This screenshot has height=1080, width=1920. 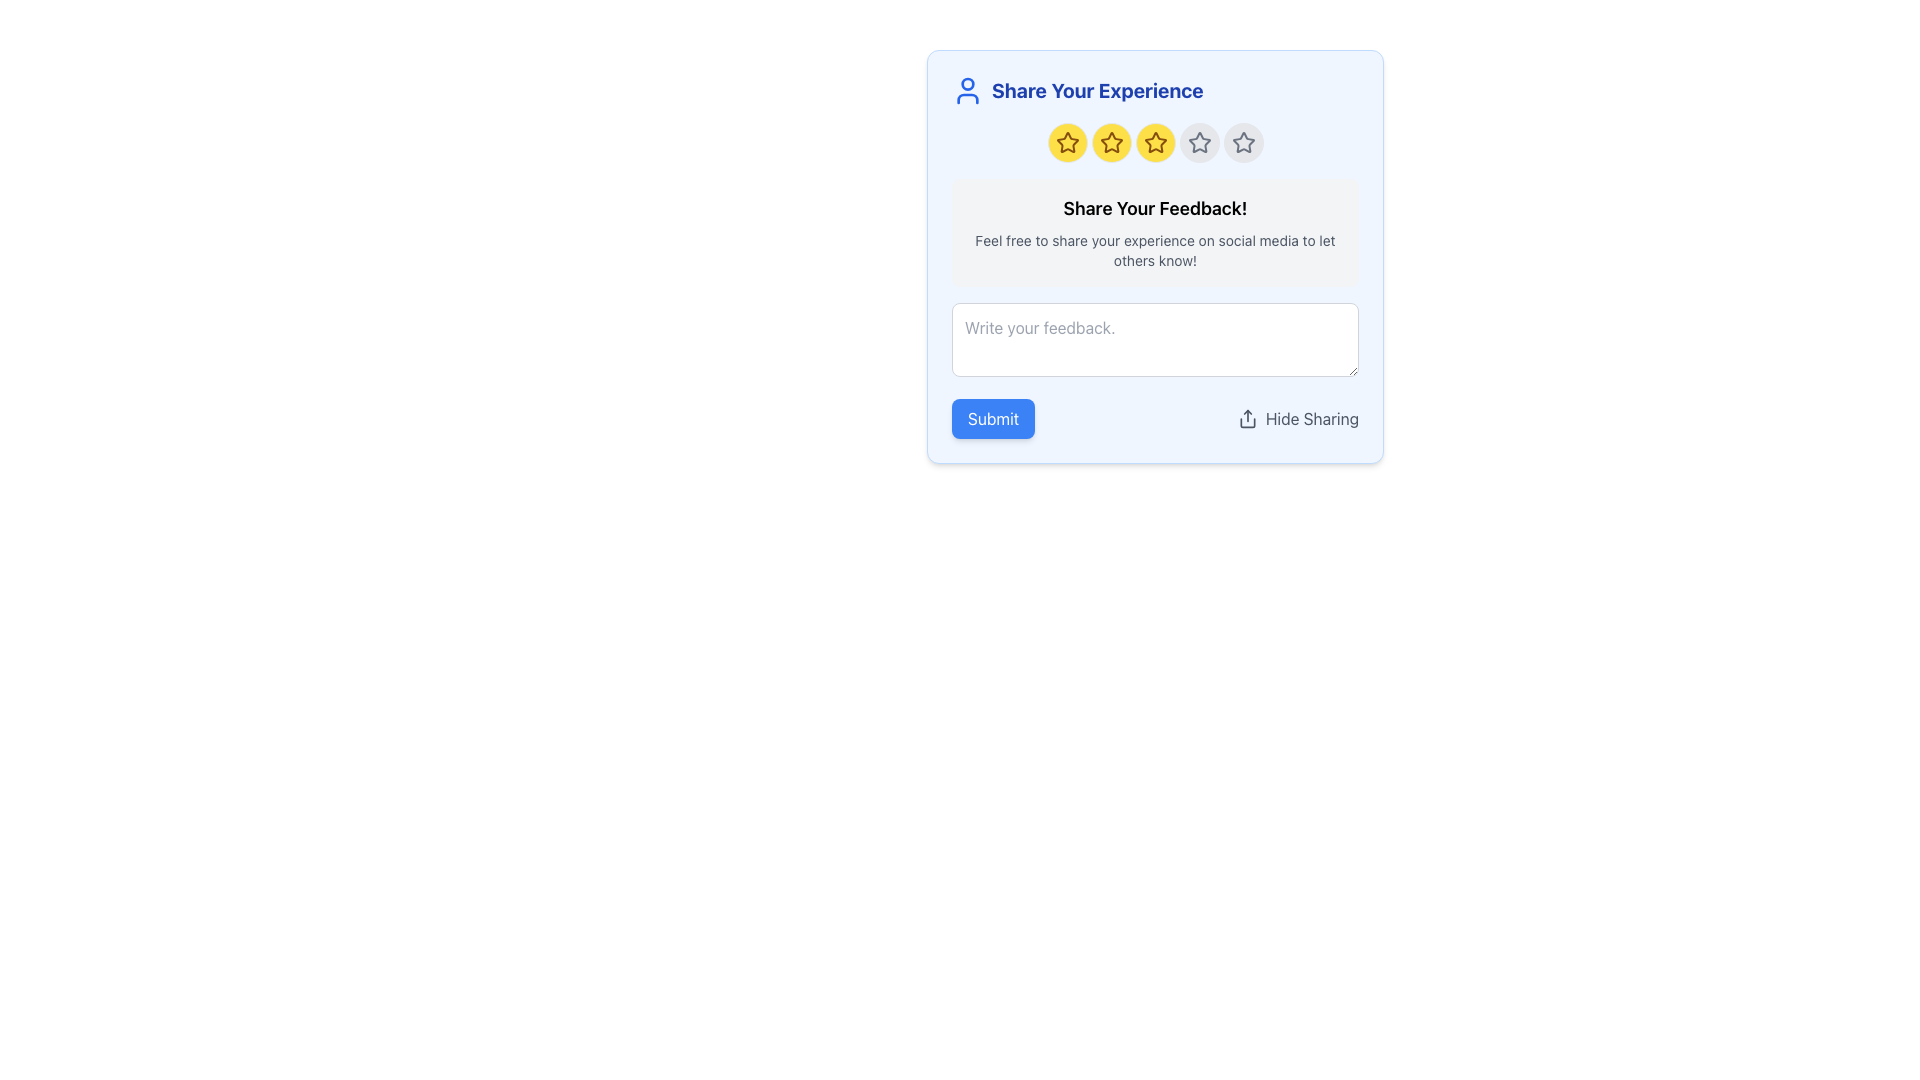 What do you see at coordinates (1246, 418) in the screenshot?
I see `the sharing icon located in the bottom-right corner of the interface, adjacent to the text 'Hide Sharing'` at bounding box center [1246, 418].